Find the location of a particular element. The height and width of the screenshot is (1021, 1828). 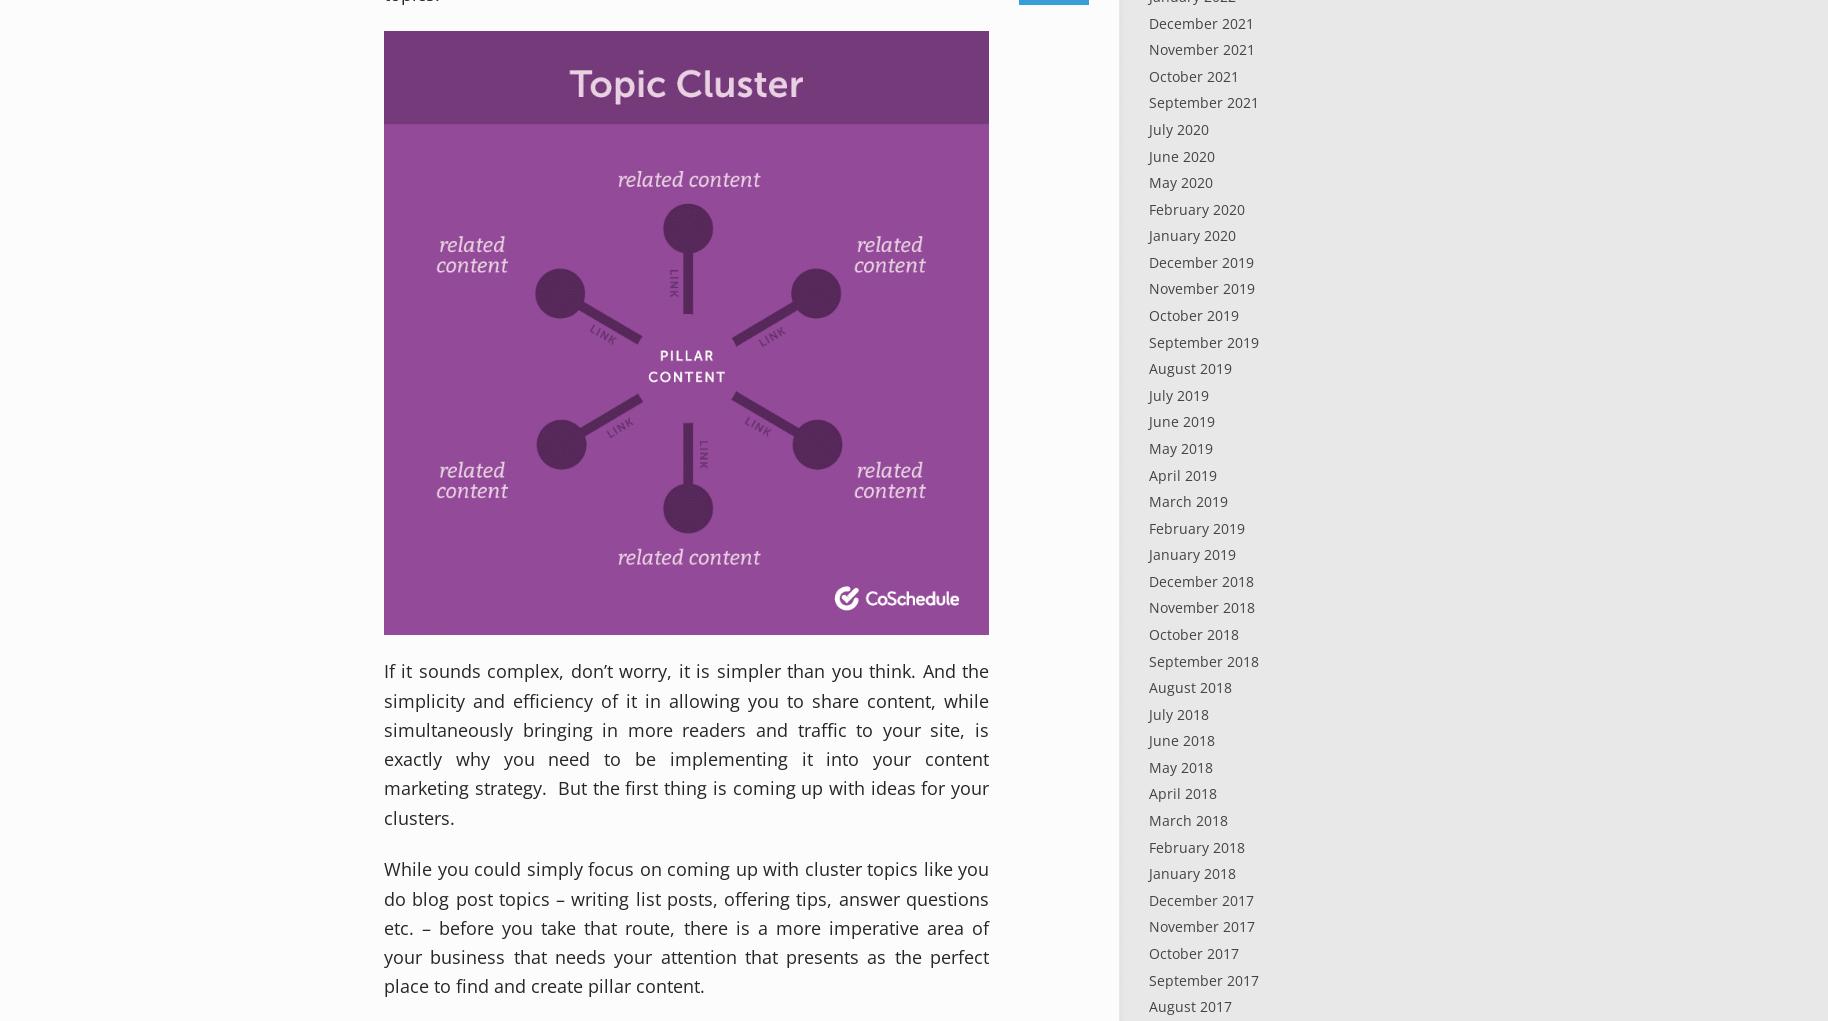

'November 2018' is located at coordinates (1148, 607).